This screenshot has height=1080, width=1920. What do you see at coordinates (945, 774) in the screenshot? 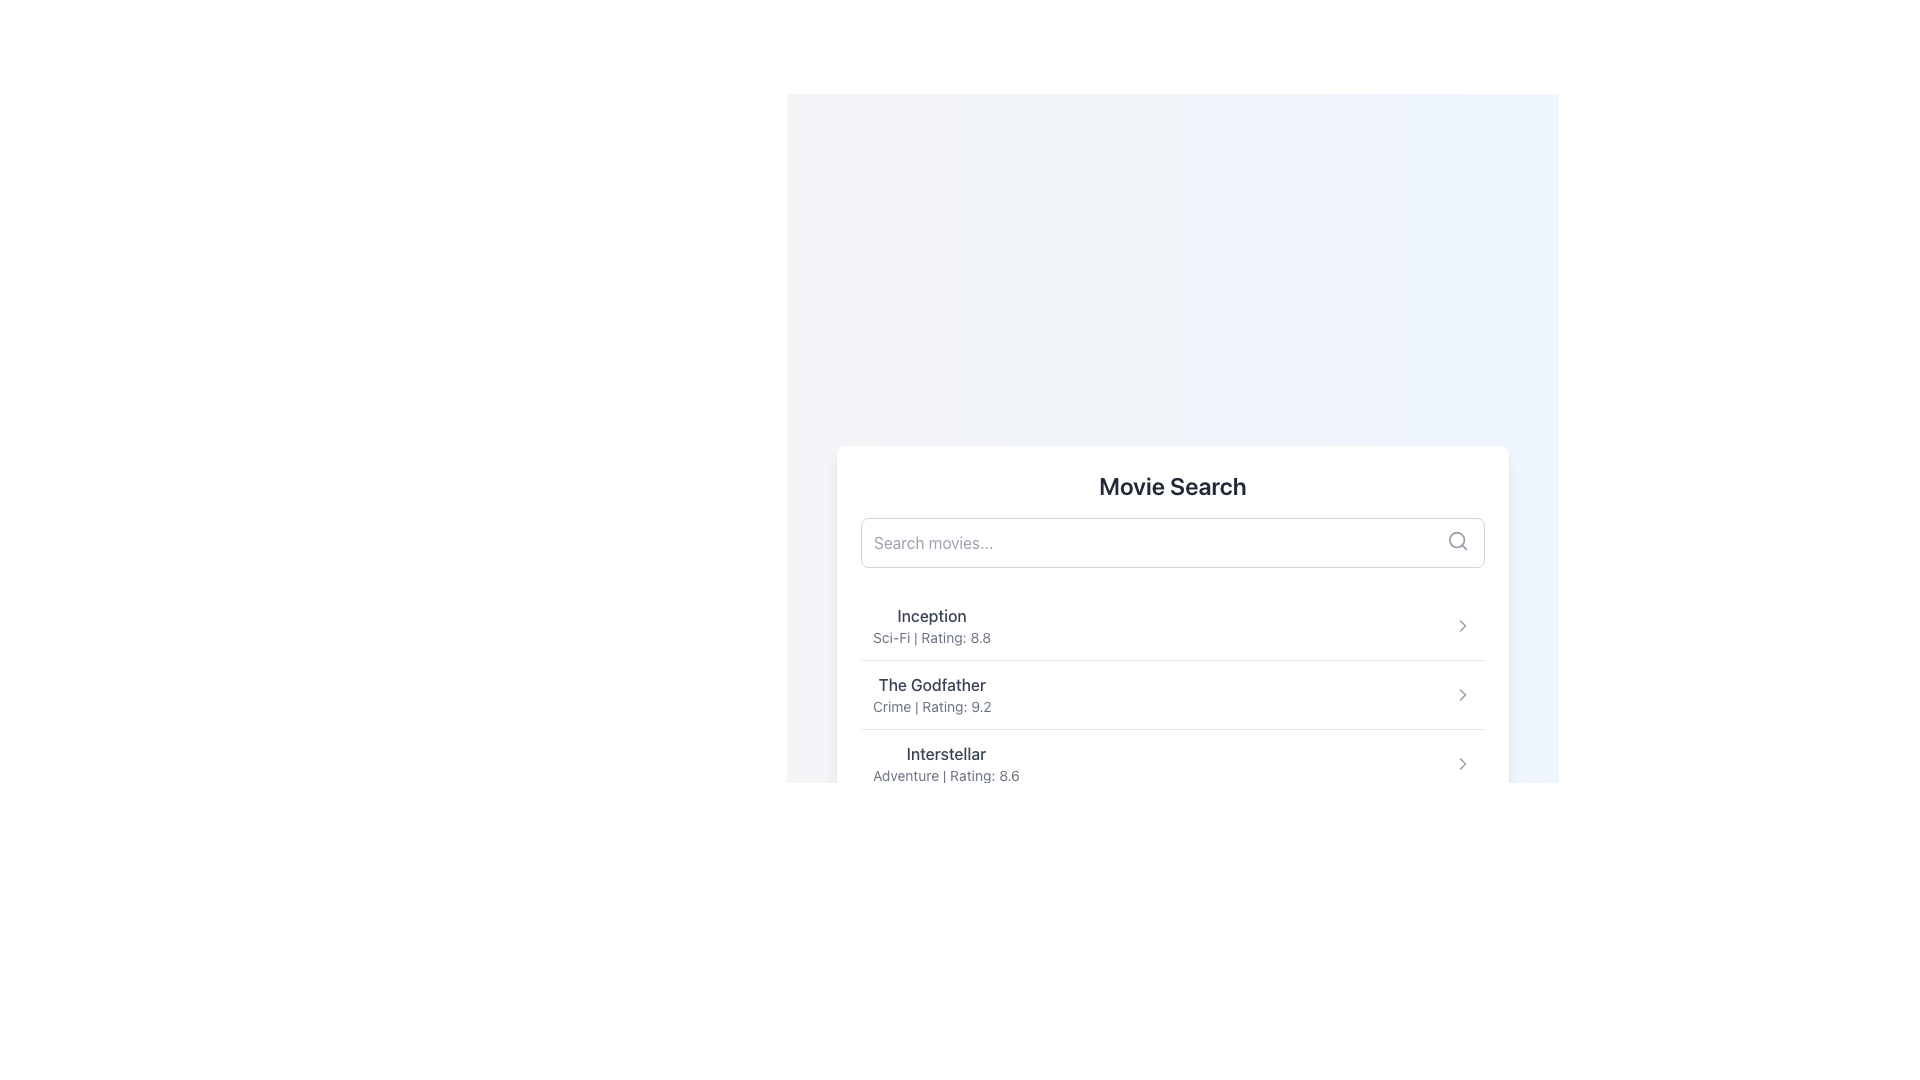
I see `the text label that provides additional details about the movie 'Interstellar', specifying its genre and user rating, located in the lower right section of the movie list` at bounding box center [945, 774].